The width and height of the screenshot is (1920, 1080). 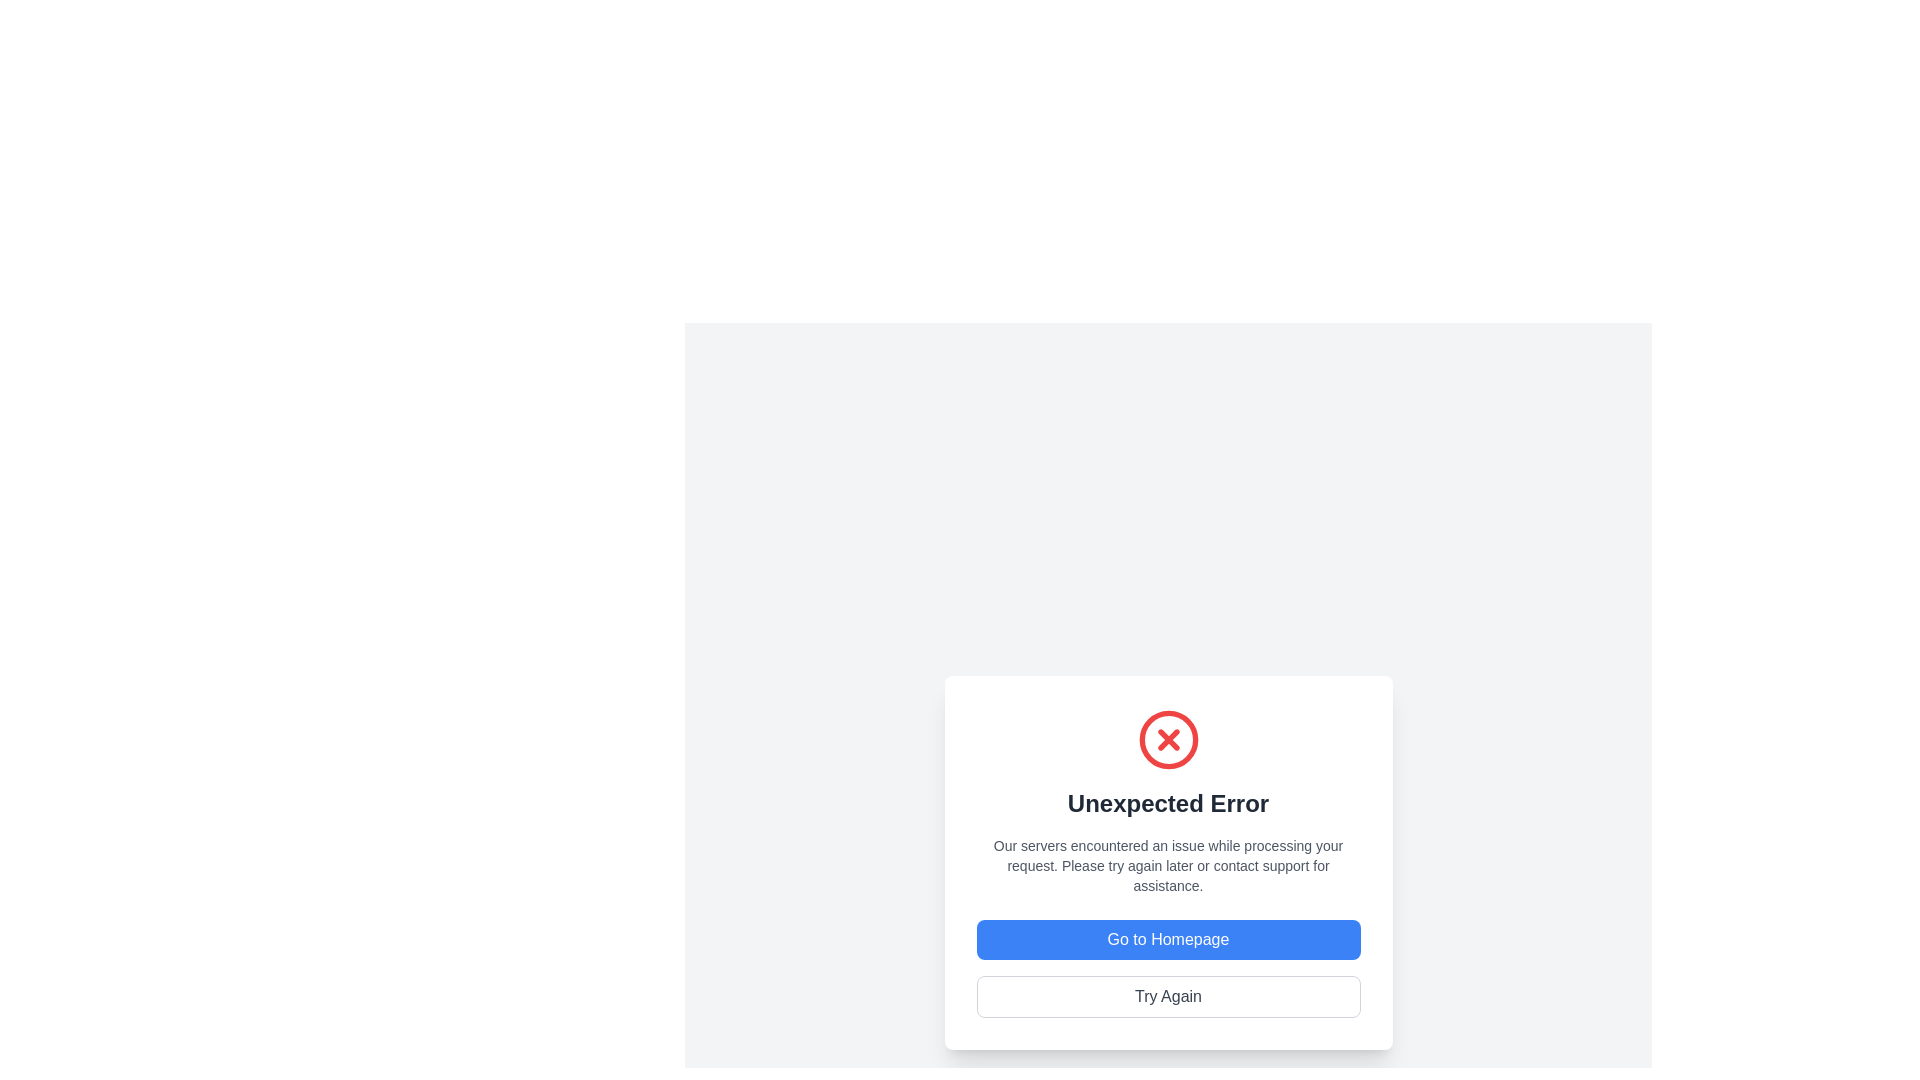 I want to click on the Text Label that serves as the title for the error message, located in the middle region of the error message box, directly below the red circular icon with an 'X' symbol, so click(x=1168, y=802).